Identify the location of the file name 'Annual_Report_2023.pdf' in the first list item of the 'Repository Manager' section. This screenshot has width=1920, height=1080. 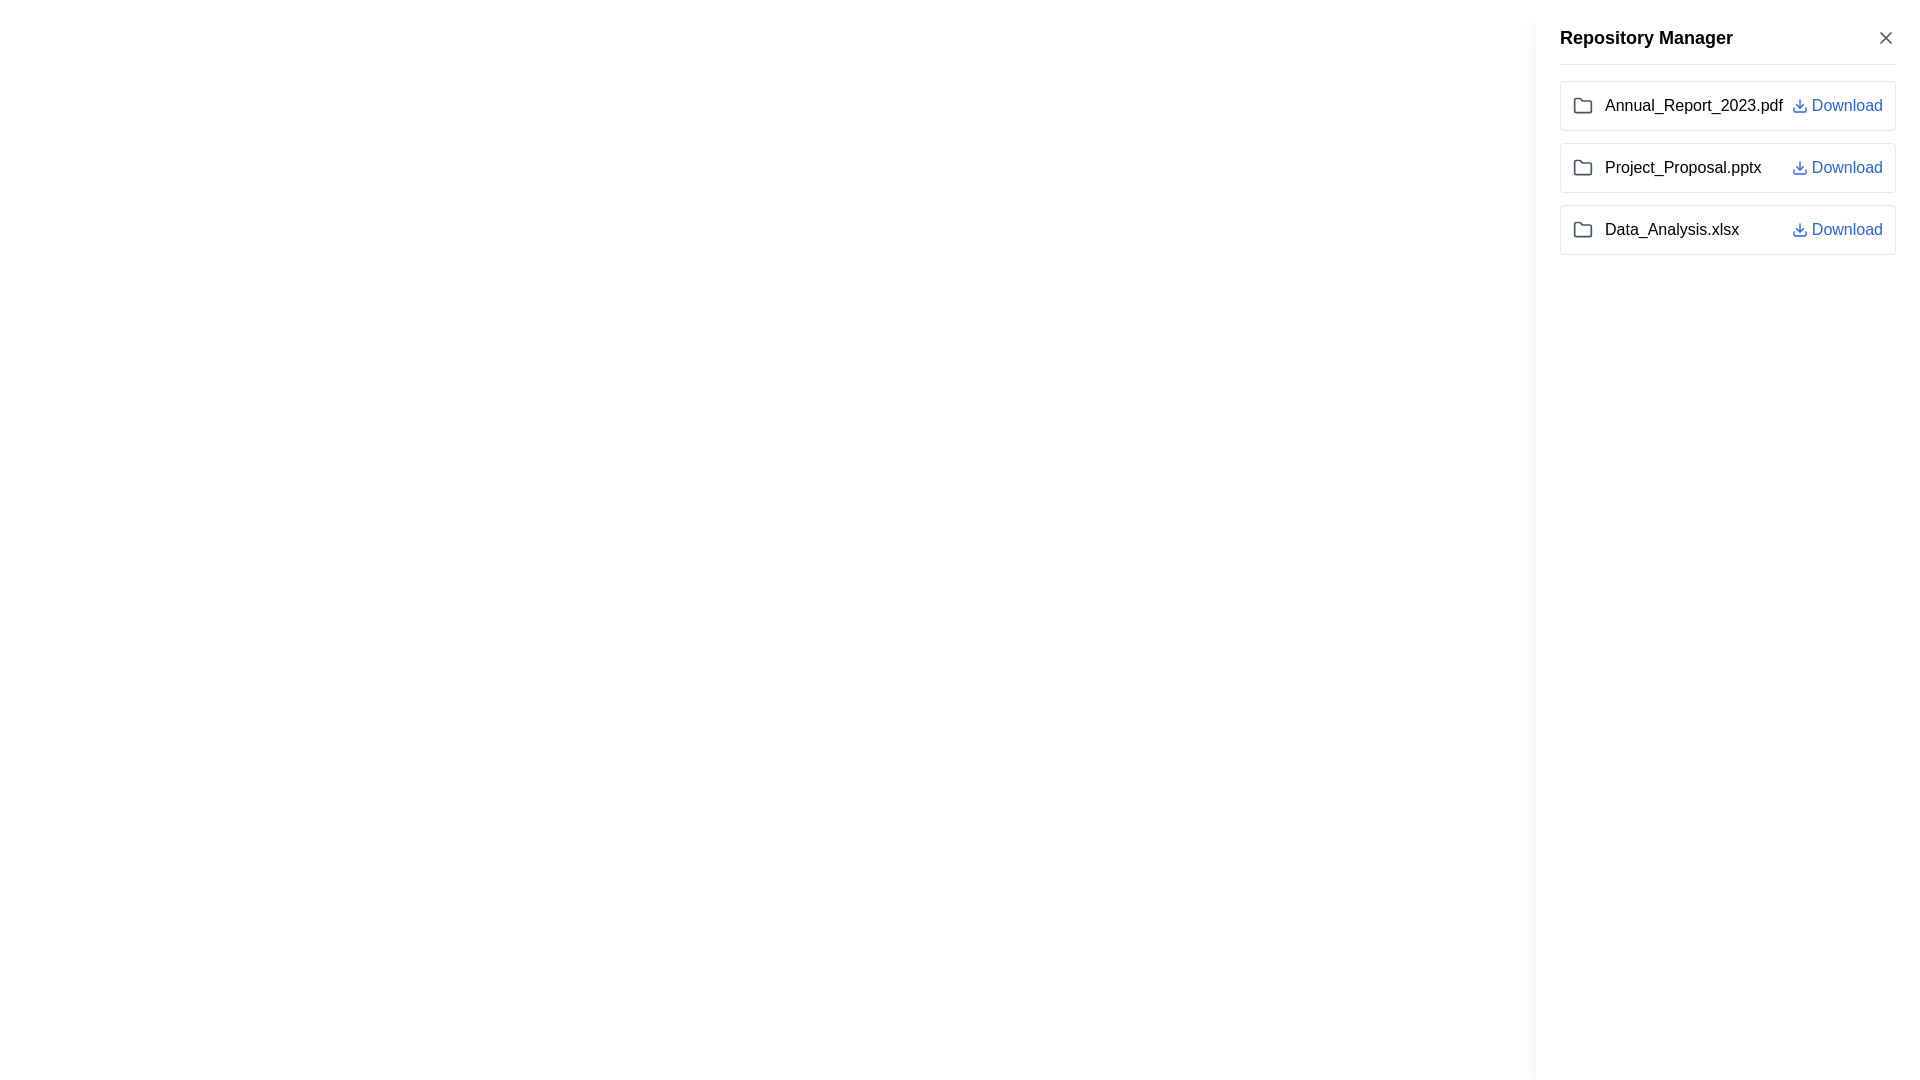
(1727, 105).